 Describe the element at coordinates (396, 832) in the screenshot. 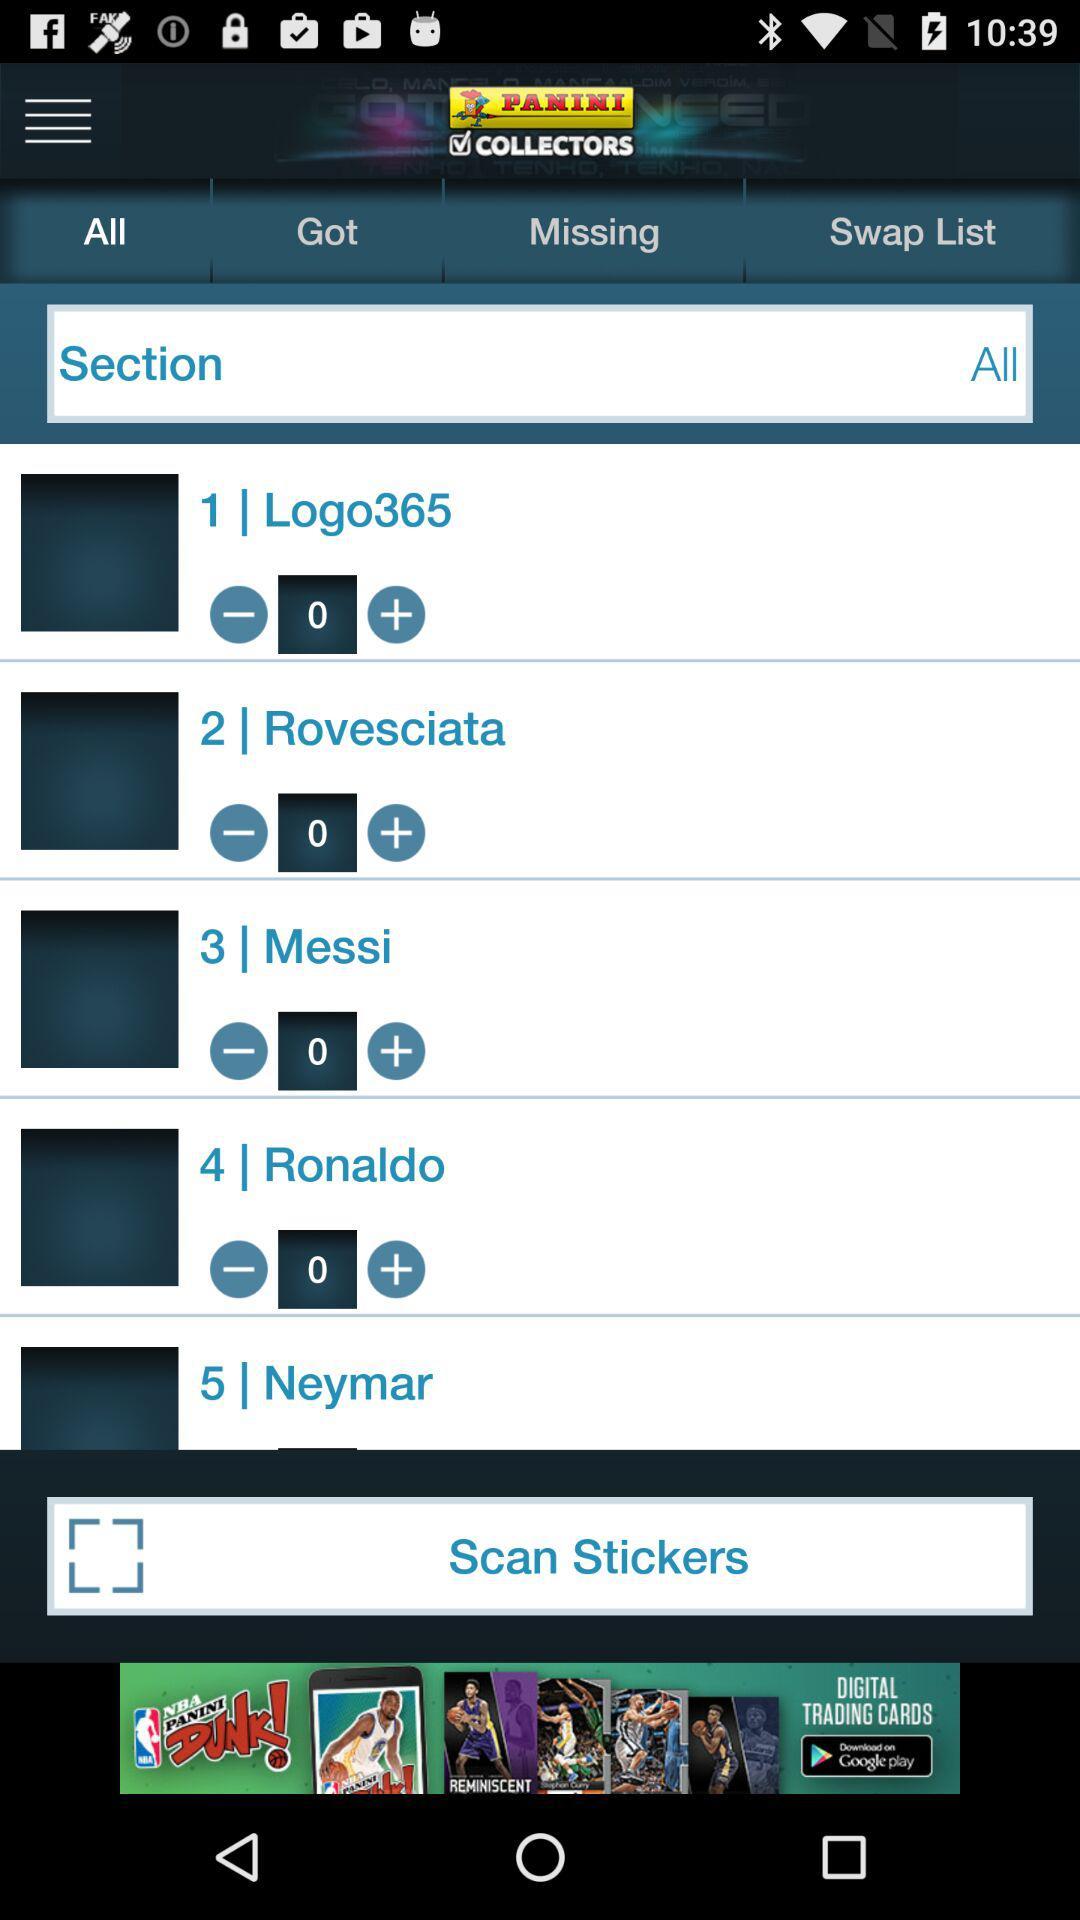

I see `one` at that location.